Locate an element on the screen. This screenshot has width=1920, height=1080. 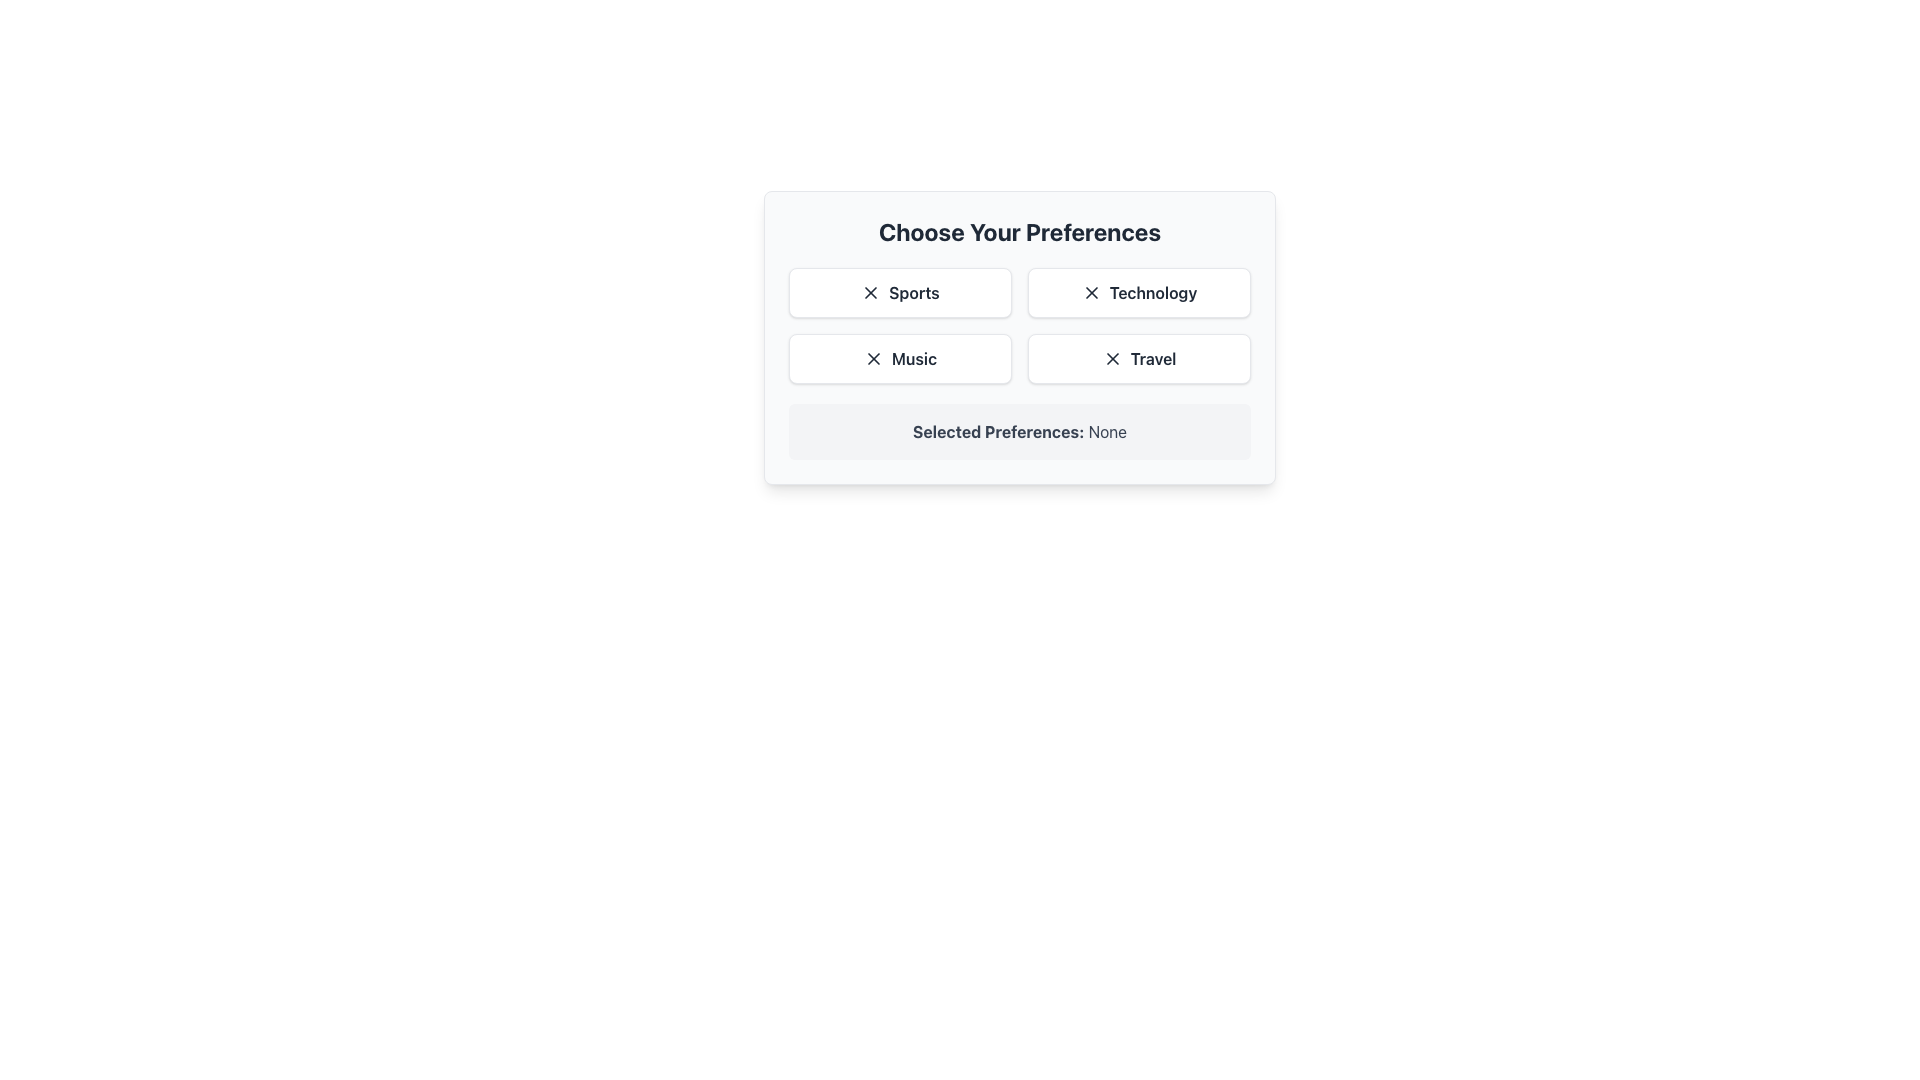
the 'X' icon with a circular style and dark stroke located on the far left of the 'Travel' button at the bottom right of the button grid is located at coordinates (1111, 357).